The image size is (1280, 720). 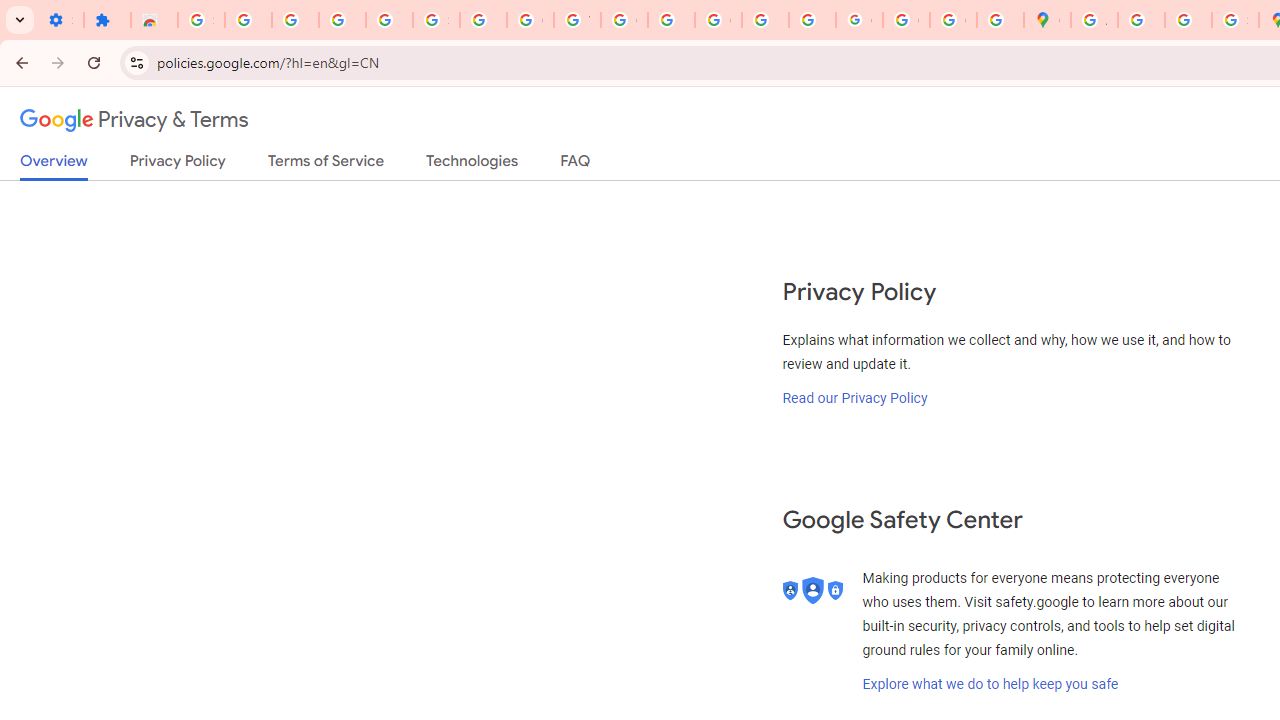 What do you see at coordinates (1046, 20) in the screenshot?
I see `'Google Maps'` at bounding box center [1046, 20].